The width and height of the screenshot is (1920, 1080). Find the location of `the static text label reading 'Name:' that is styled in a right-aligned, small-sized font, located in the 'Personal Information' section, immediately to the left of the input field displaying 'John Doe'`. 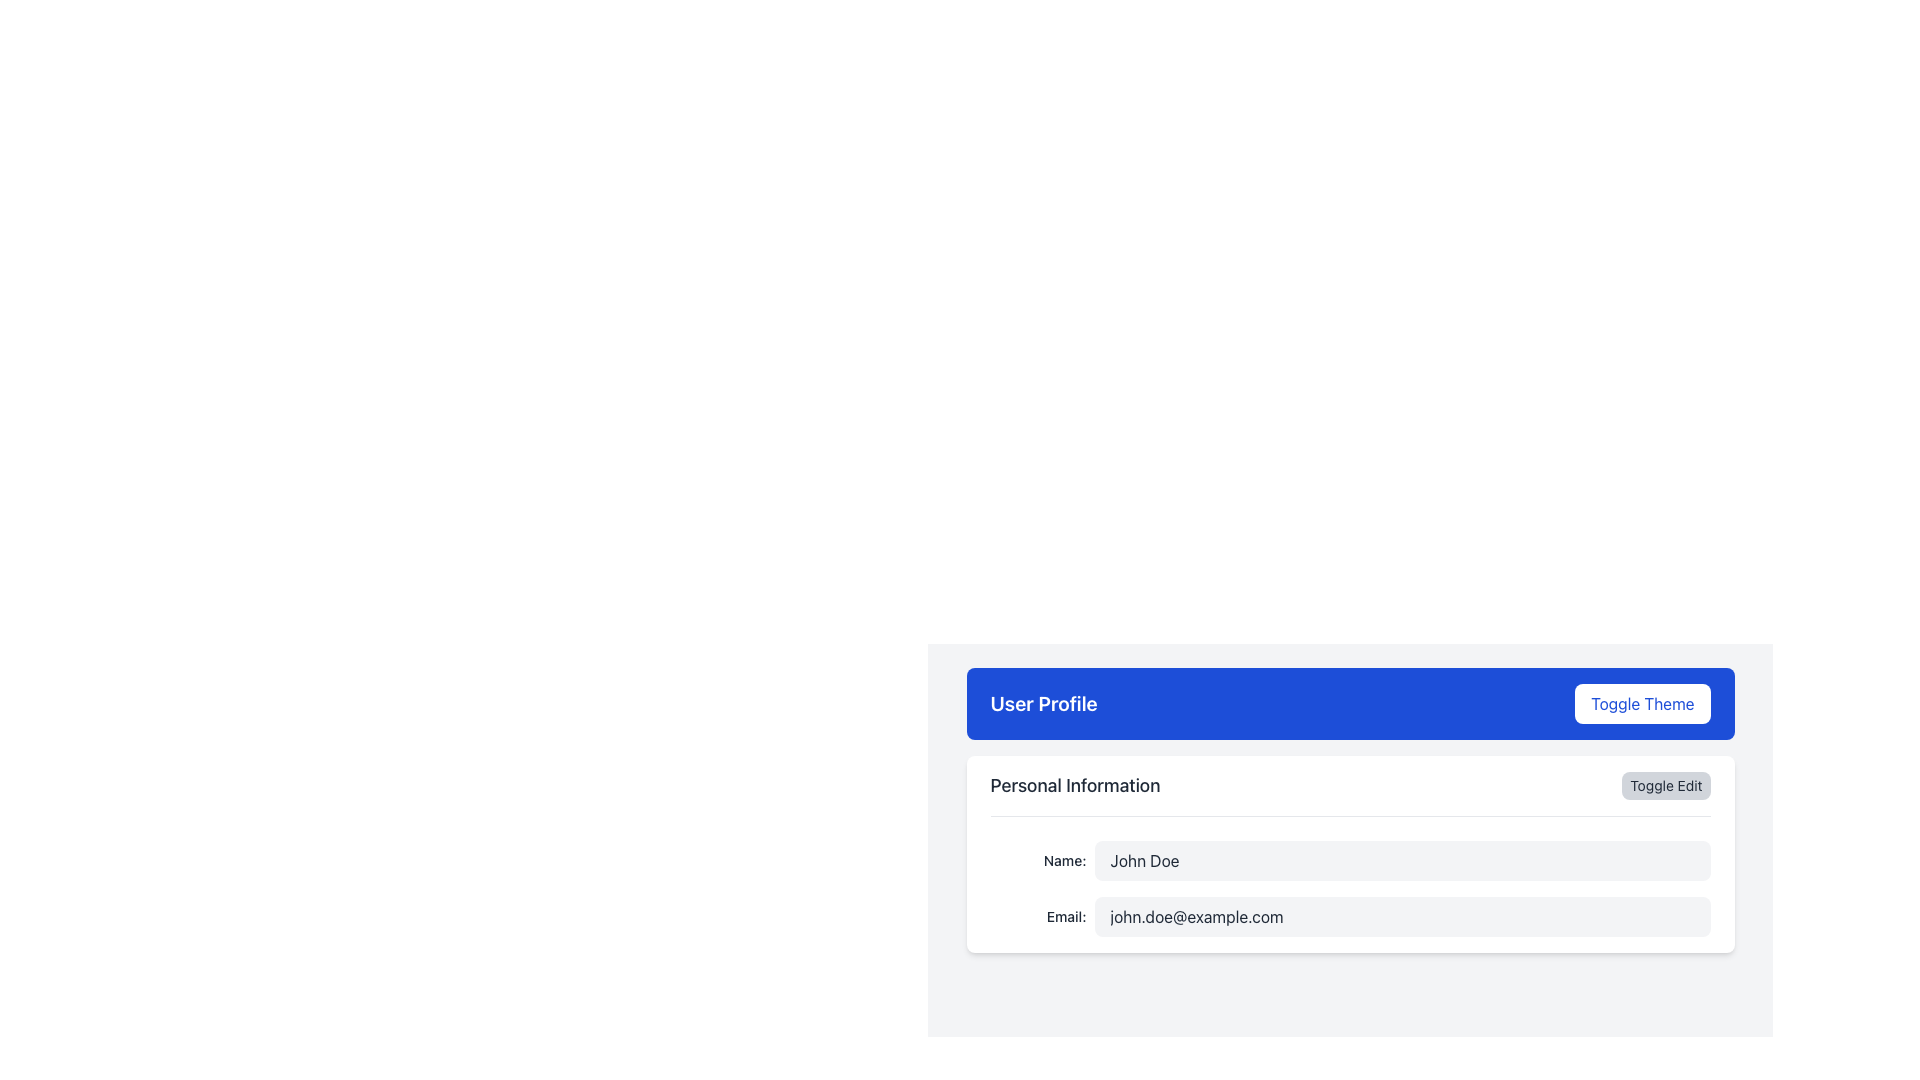

the static text label reading 'Name:' that is styled in a right-aligned, small-sized font, located in the 'Personal Information' section, immediately to the left of the input field displaying 'John Doe' is located at coordinates (1038, 859).